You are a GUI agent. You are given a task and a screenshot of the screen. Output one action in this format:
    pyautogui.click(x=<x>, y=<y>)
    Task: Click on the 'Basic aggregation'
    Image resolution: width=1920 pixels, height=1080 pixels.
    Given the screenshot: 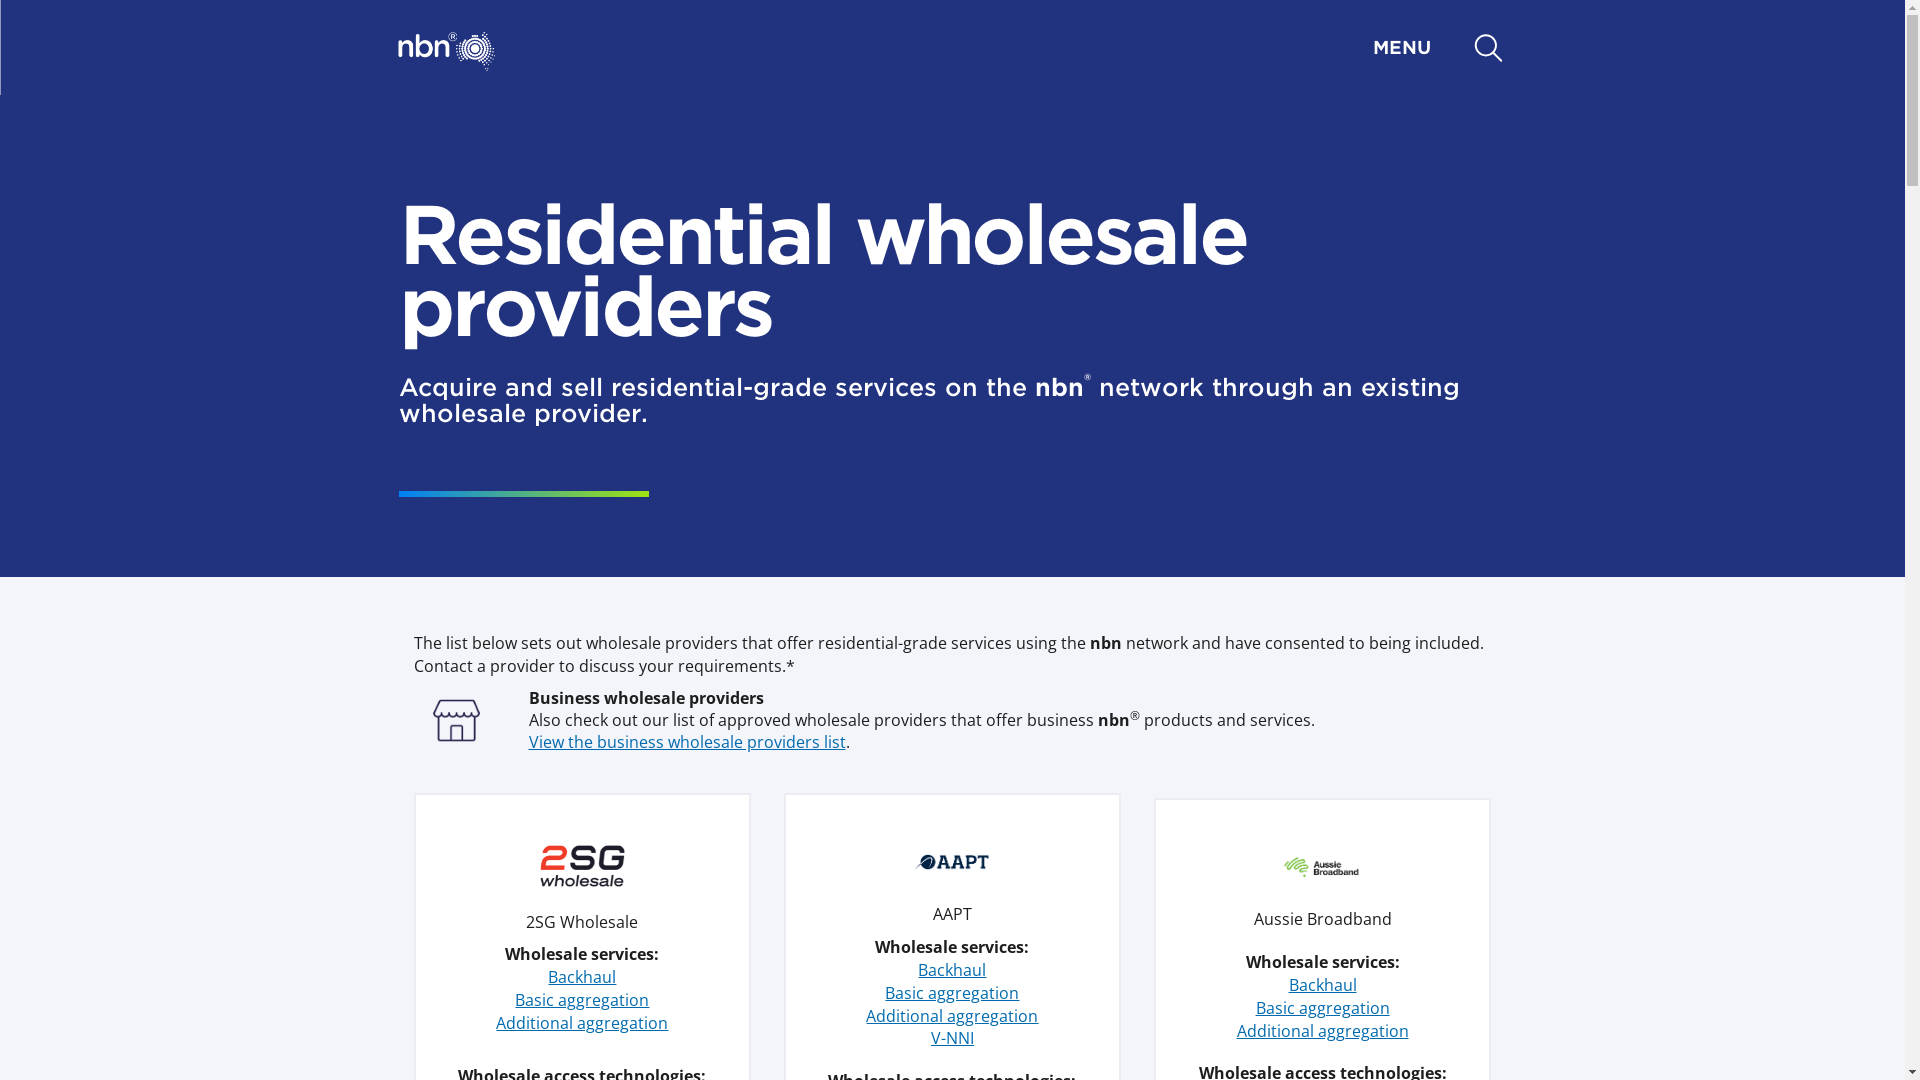 What is the action you would take?
    pyautogui.click(x=580, y=999)
    